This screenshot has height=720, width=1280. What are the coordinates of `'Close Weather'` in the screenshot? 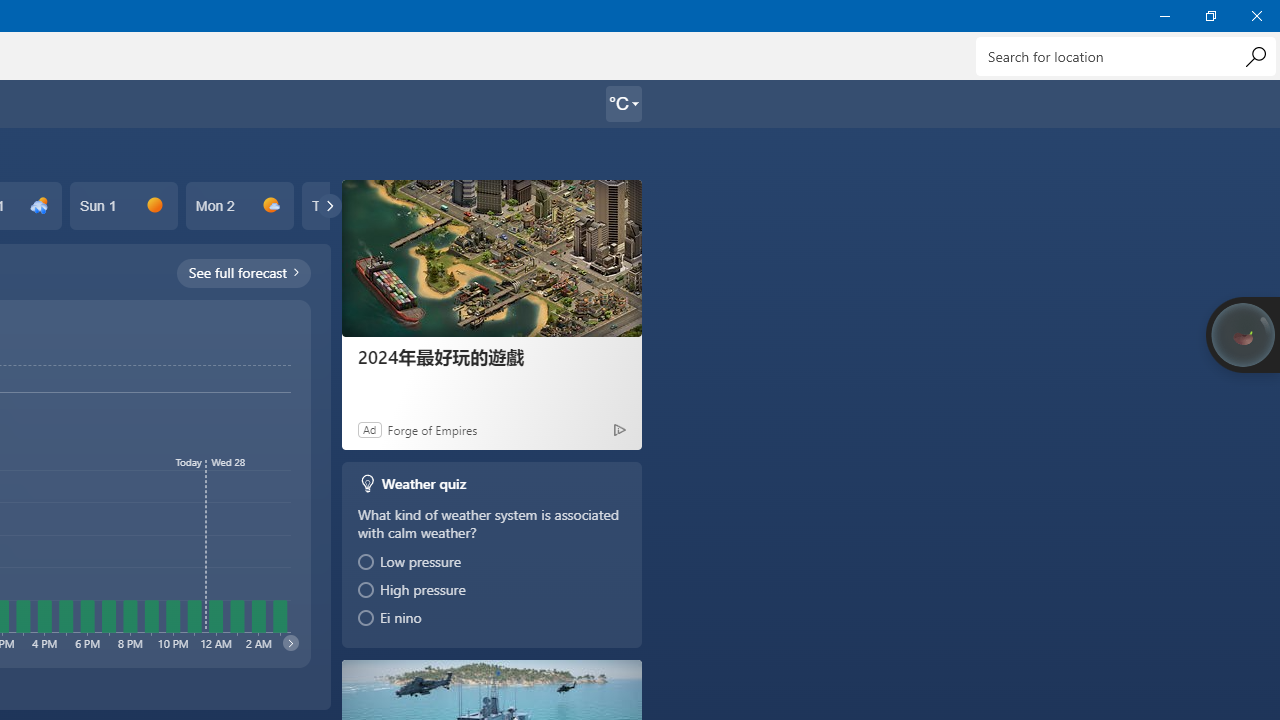 It's located at (1255, 15).